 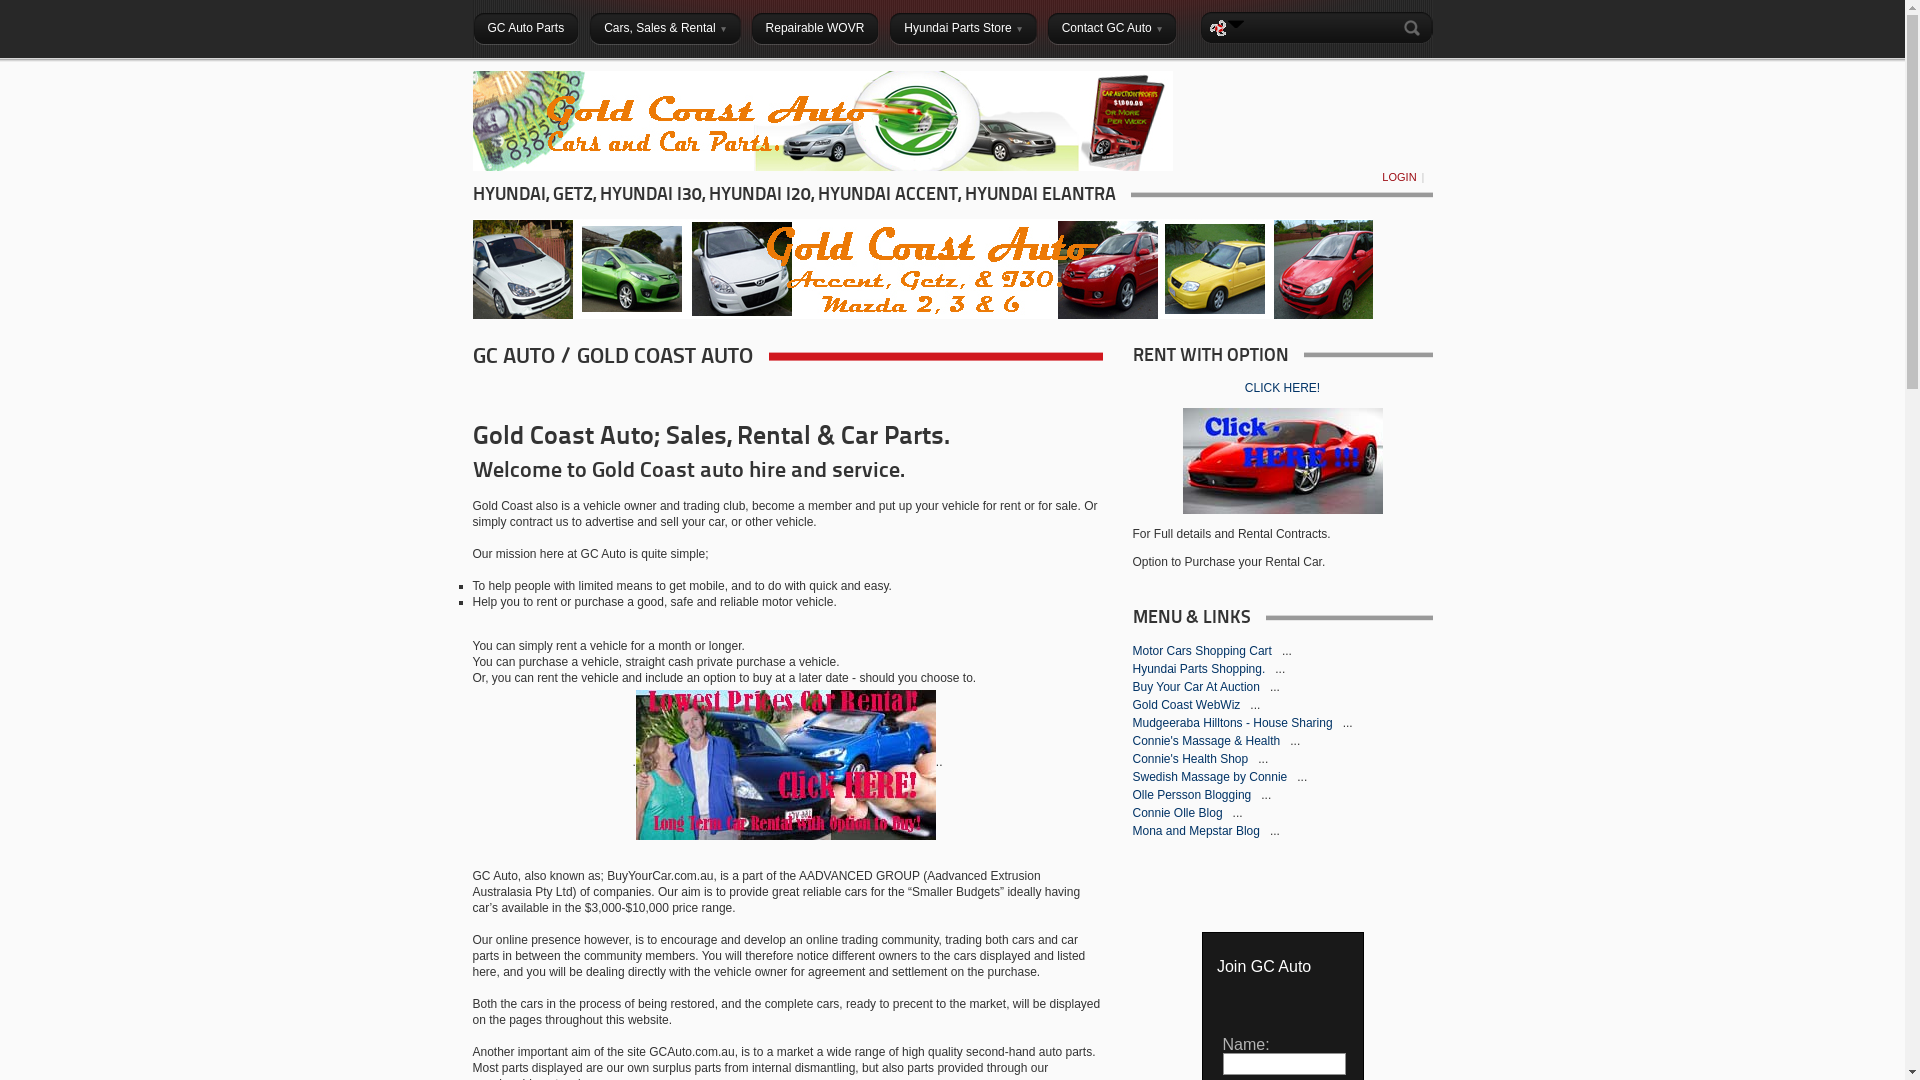 What do you see at coordinates (962, 27) in the screenshot?
I see `'Hyundai Parts Store'` at bounding box center [962, 27].